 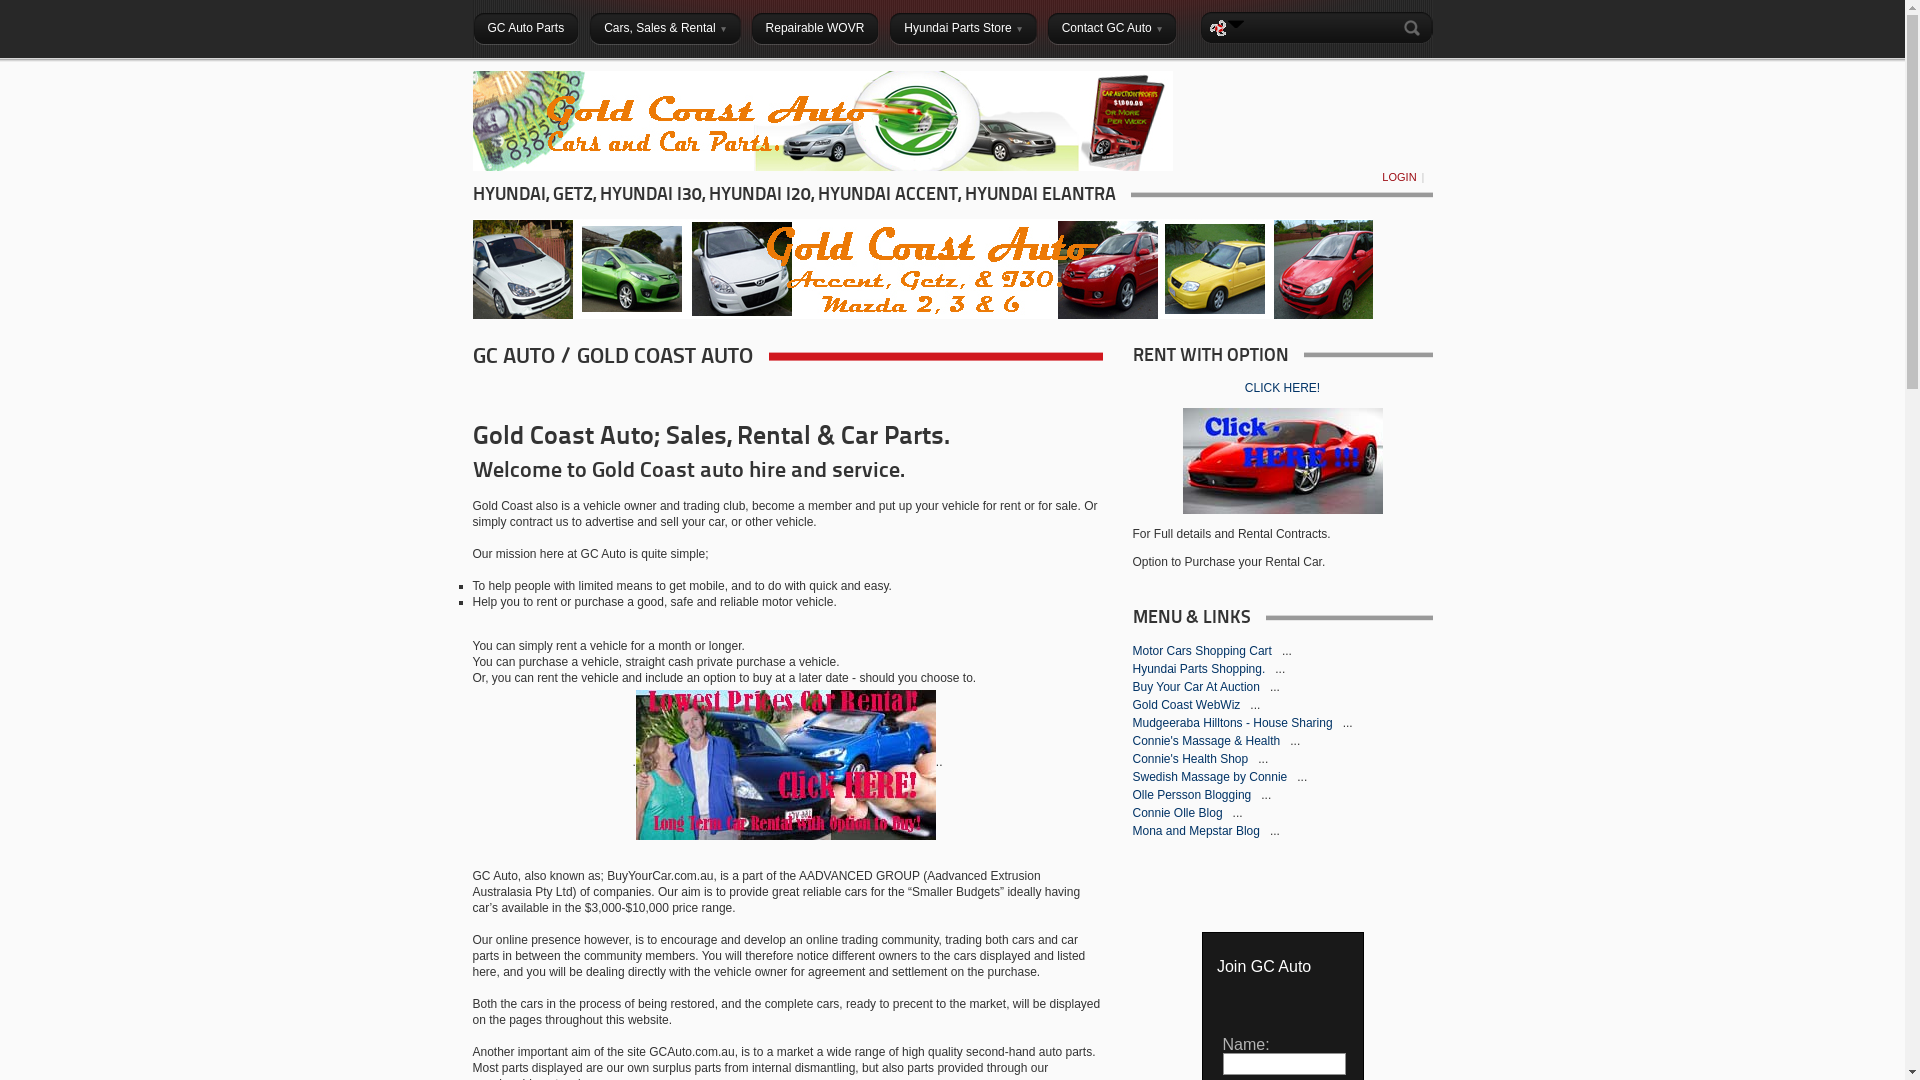 What do you see at coordinates (962, 27) in the screenshot?
I see `'Hyundai Parts Store'` at bounding box center [962, 27].